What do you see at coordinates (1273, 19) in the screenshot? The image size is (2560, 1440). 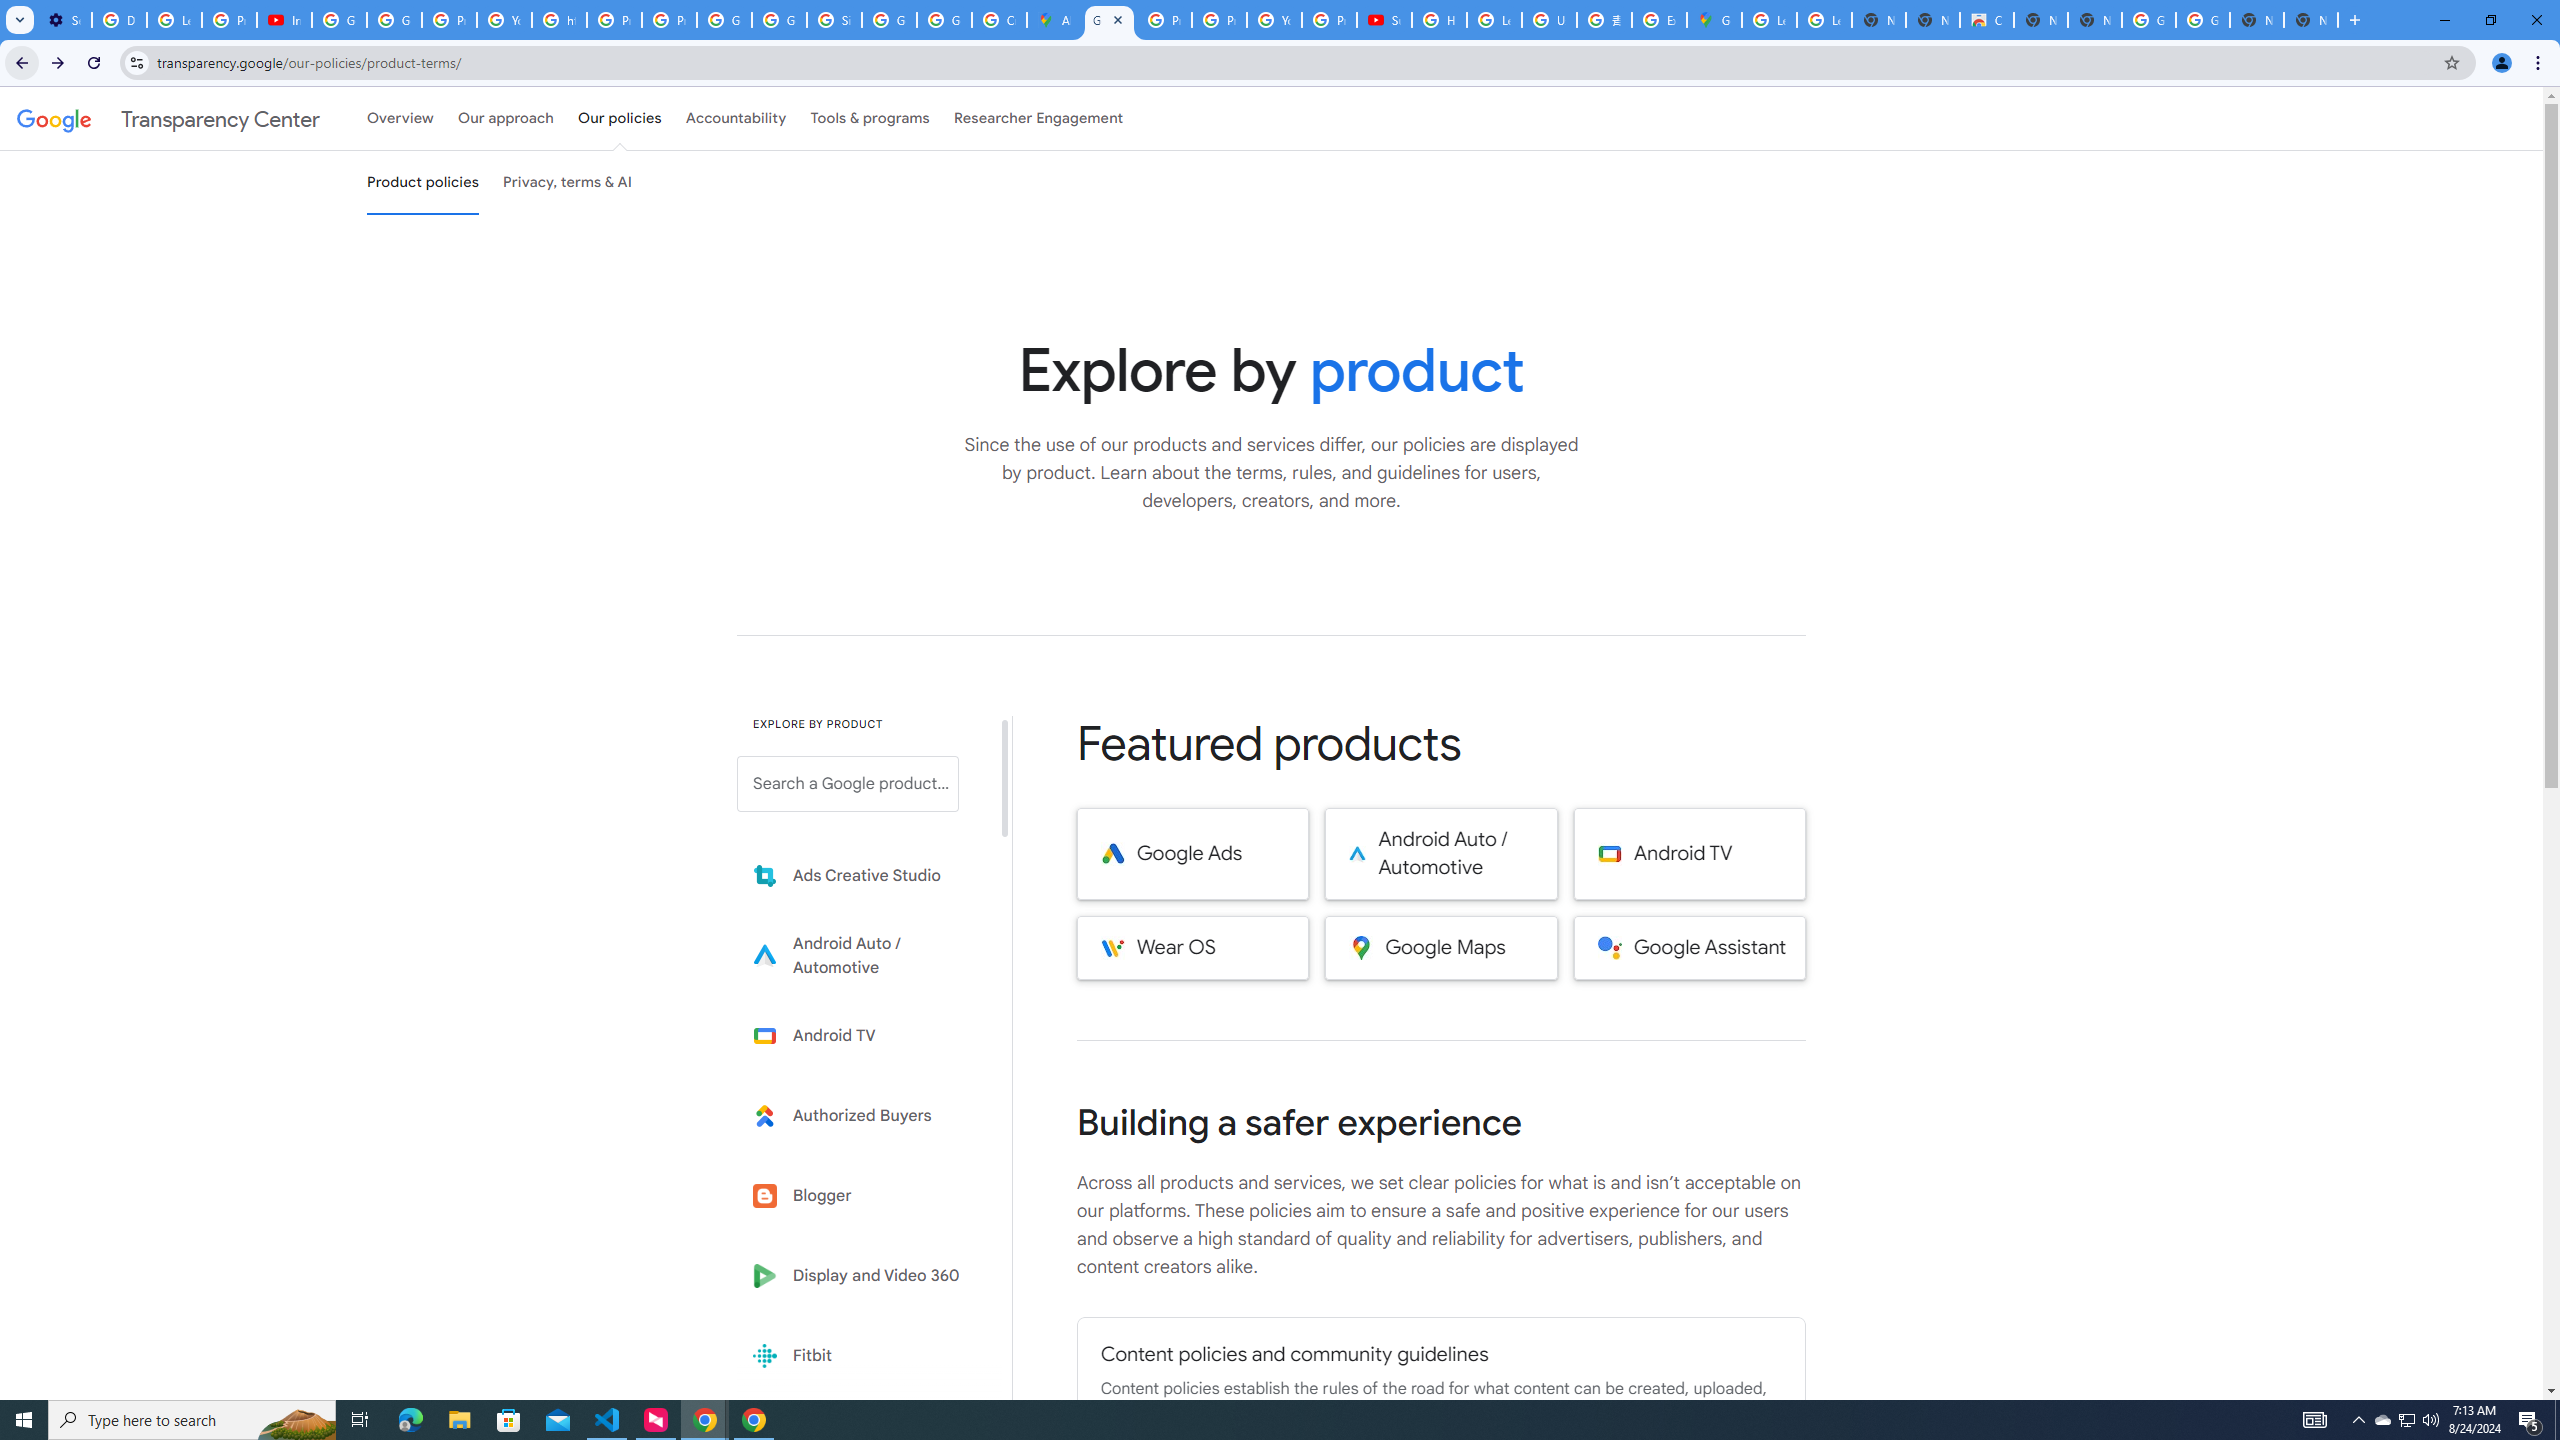 I see `'YouTube'` at bounding box center [1273, 19].